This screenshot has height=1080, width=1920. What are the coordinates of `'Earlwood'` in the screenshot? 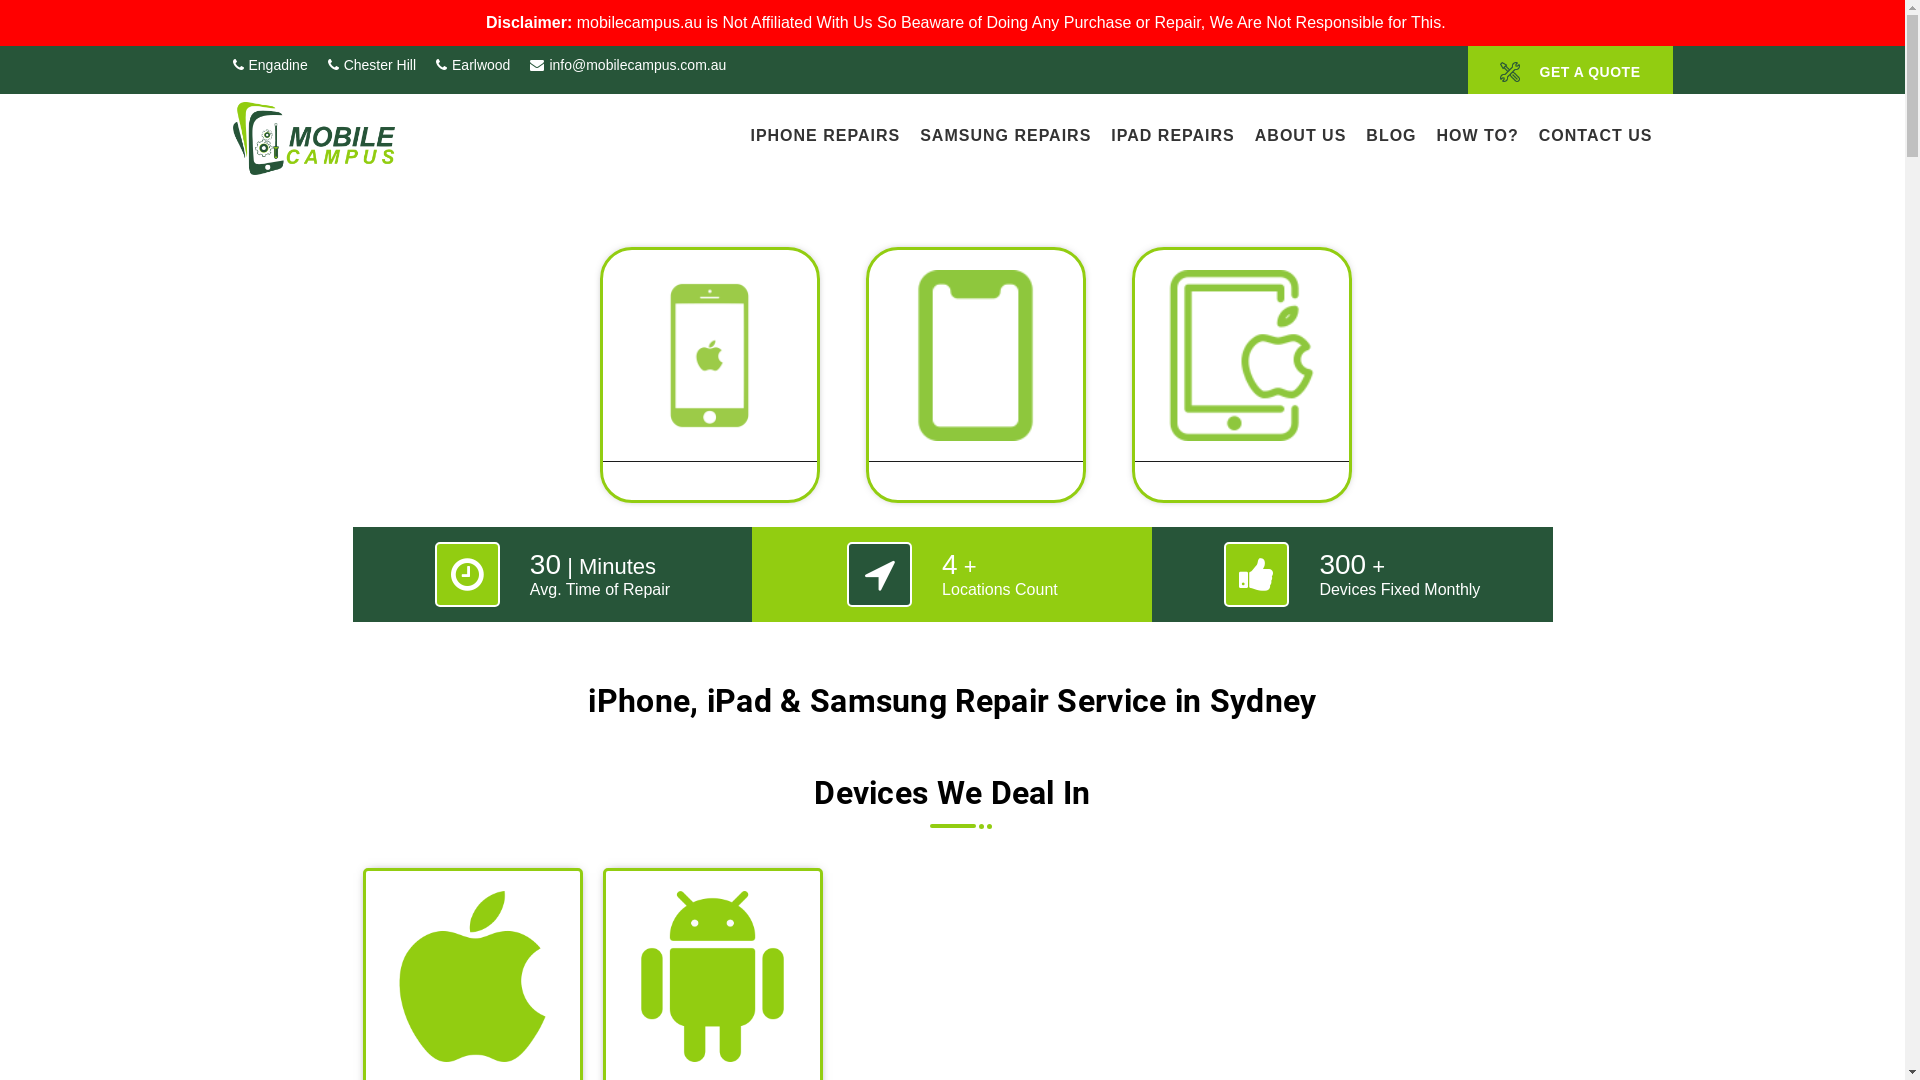 It's located at (472, 64).